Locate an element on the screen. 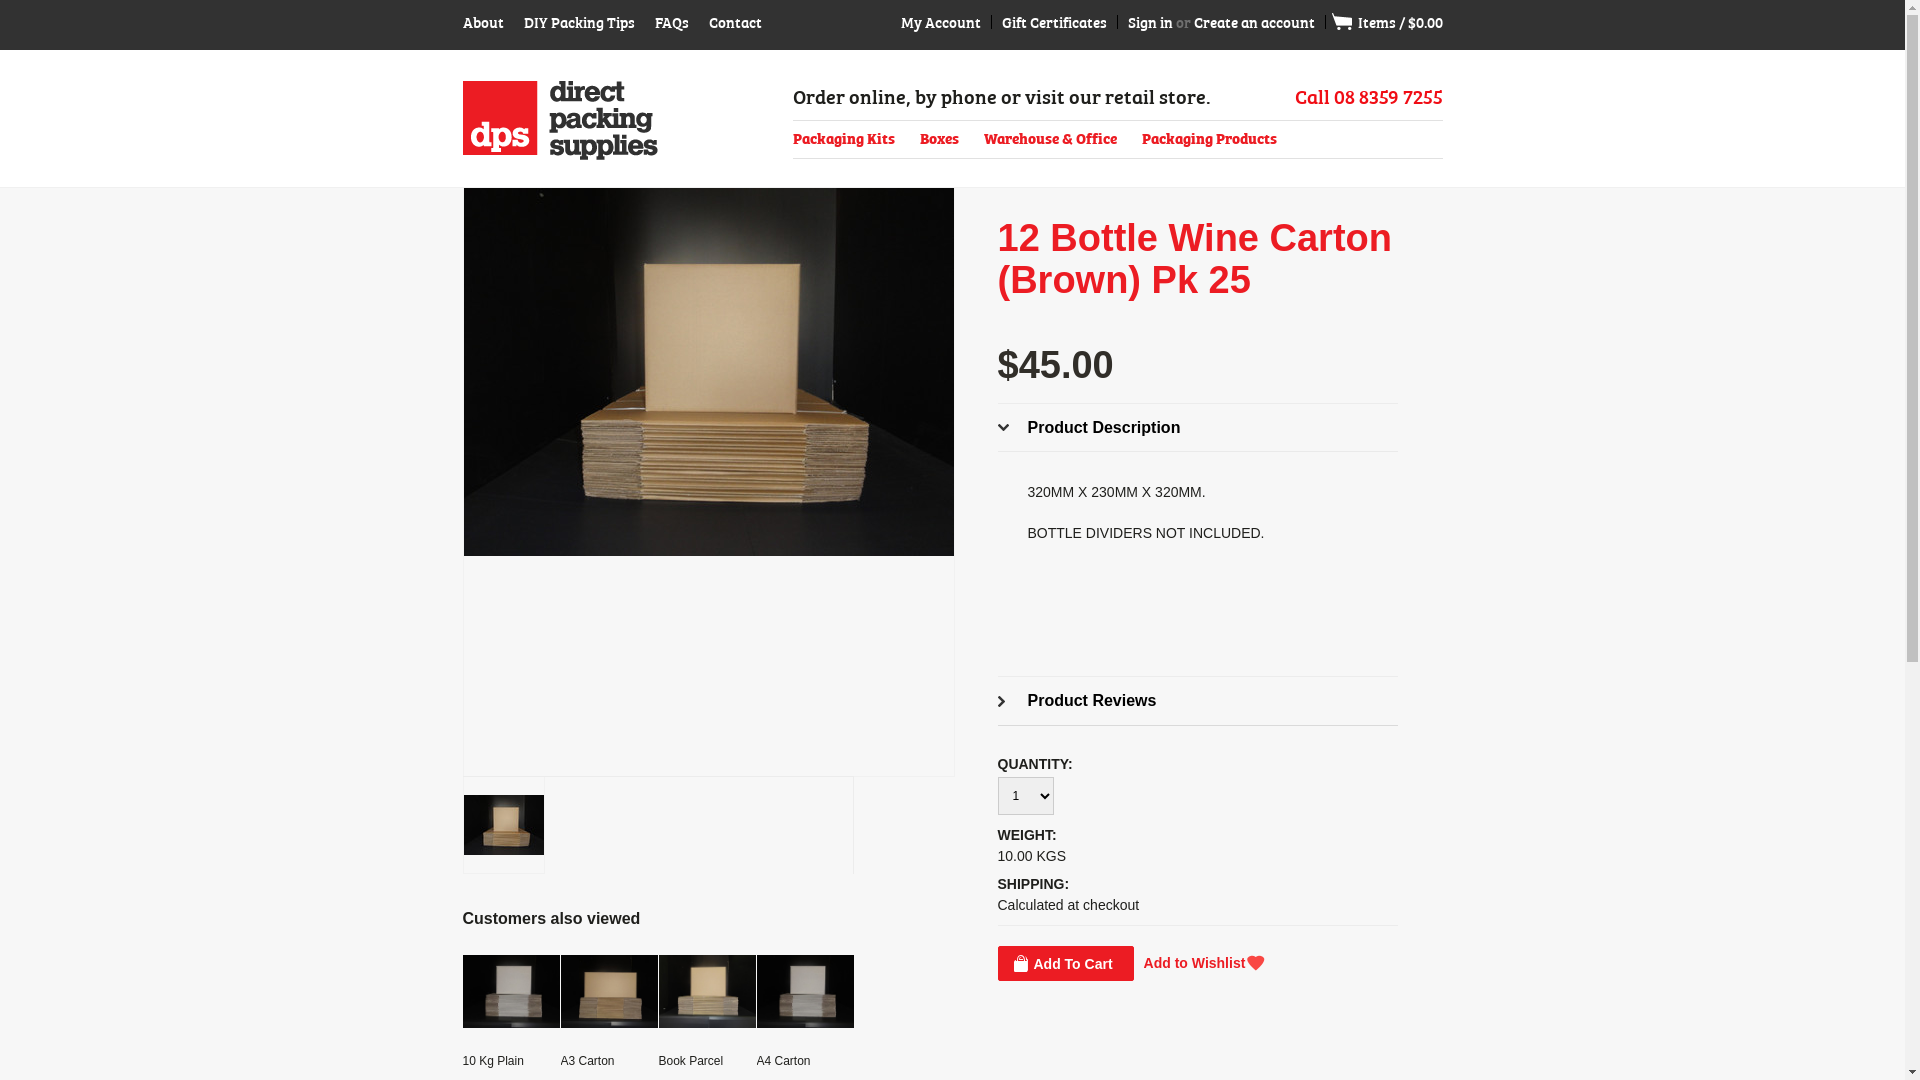  'Gift Certificates' is located at coordinates (1053, 22).